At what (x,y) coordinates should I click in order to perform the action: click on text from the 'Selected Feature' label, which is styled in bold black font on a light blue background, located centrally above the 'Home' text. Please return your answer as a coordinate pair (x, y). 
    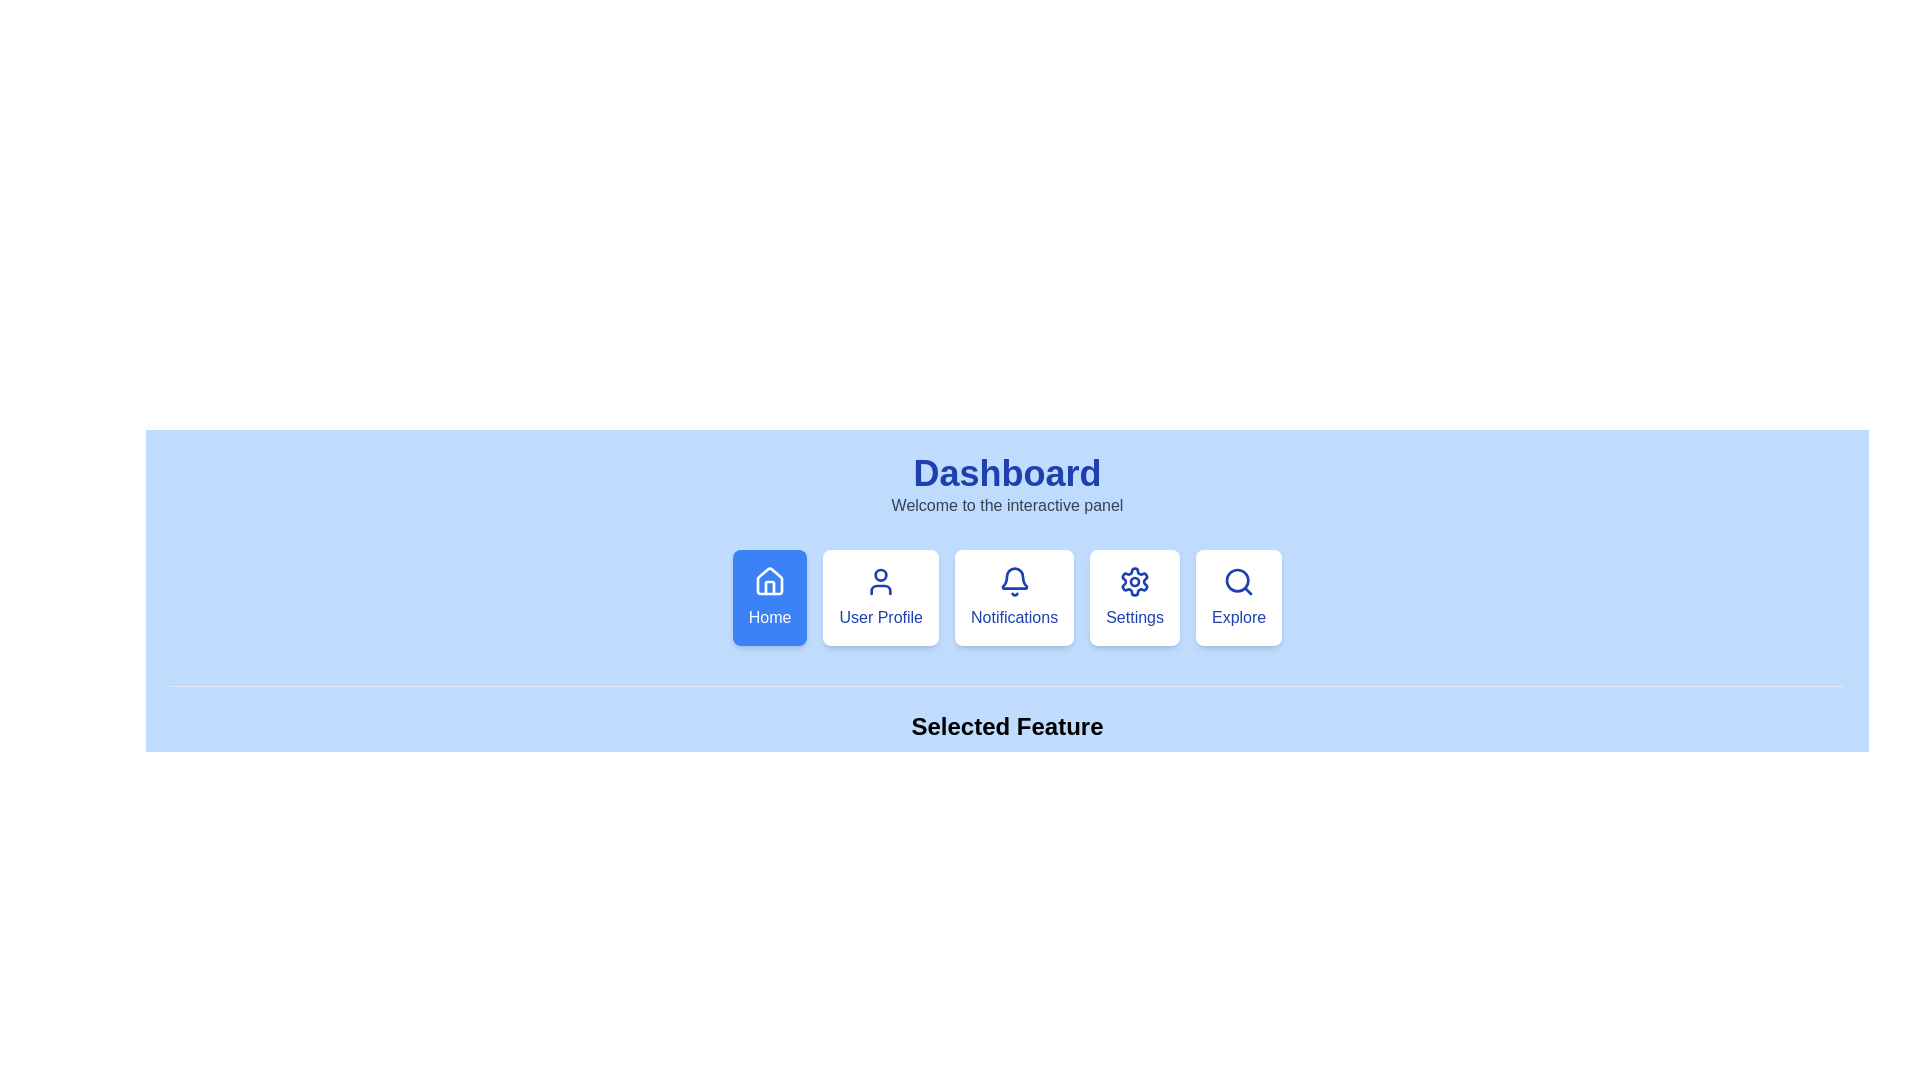
    Looking at the image, I should click on (1007, 726).